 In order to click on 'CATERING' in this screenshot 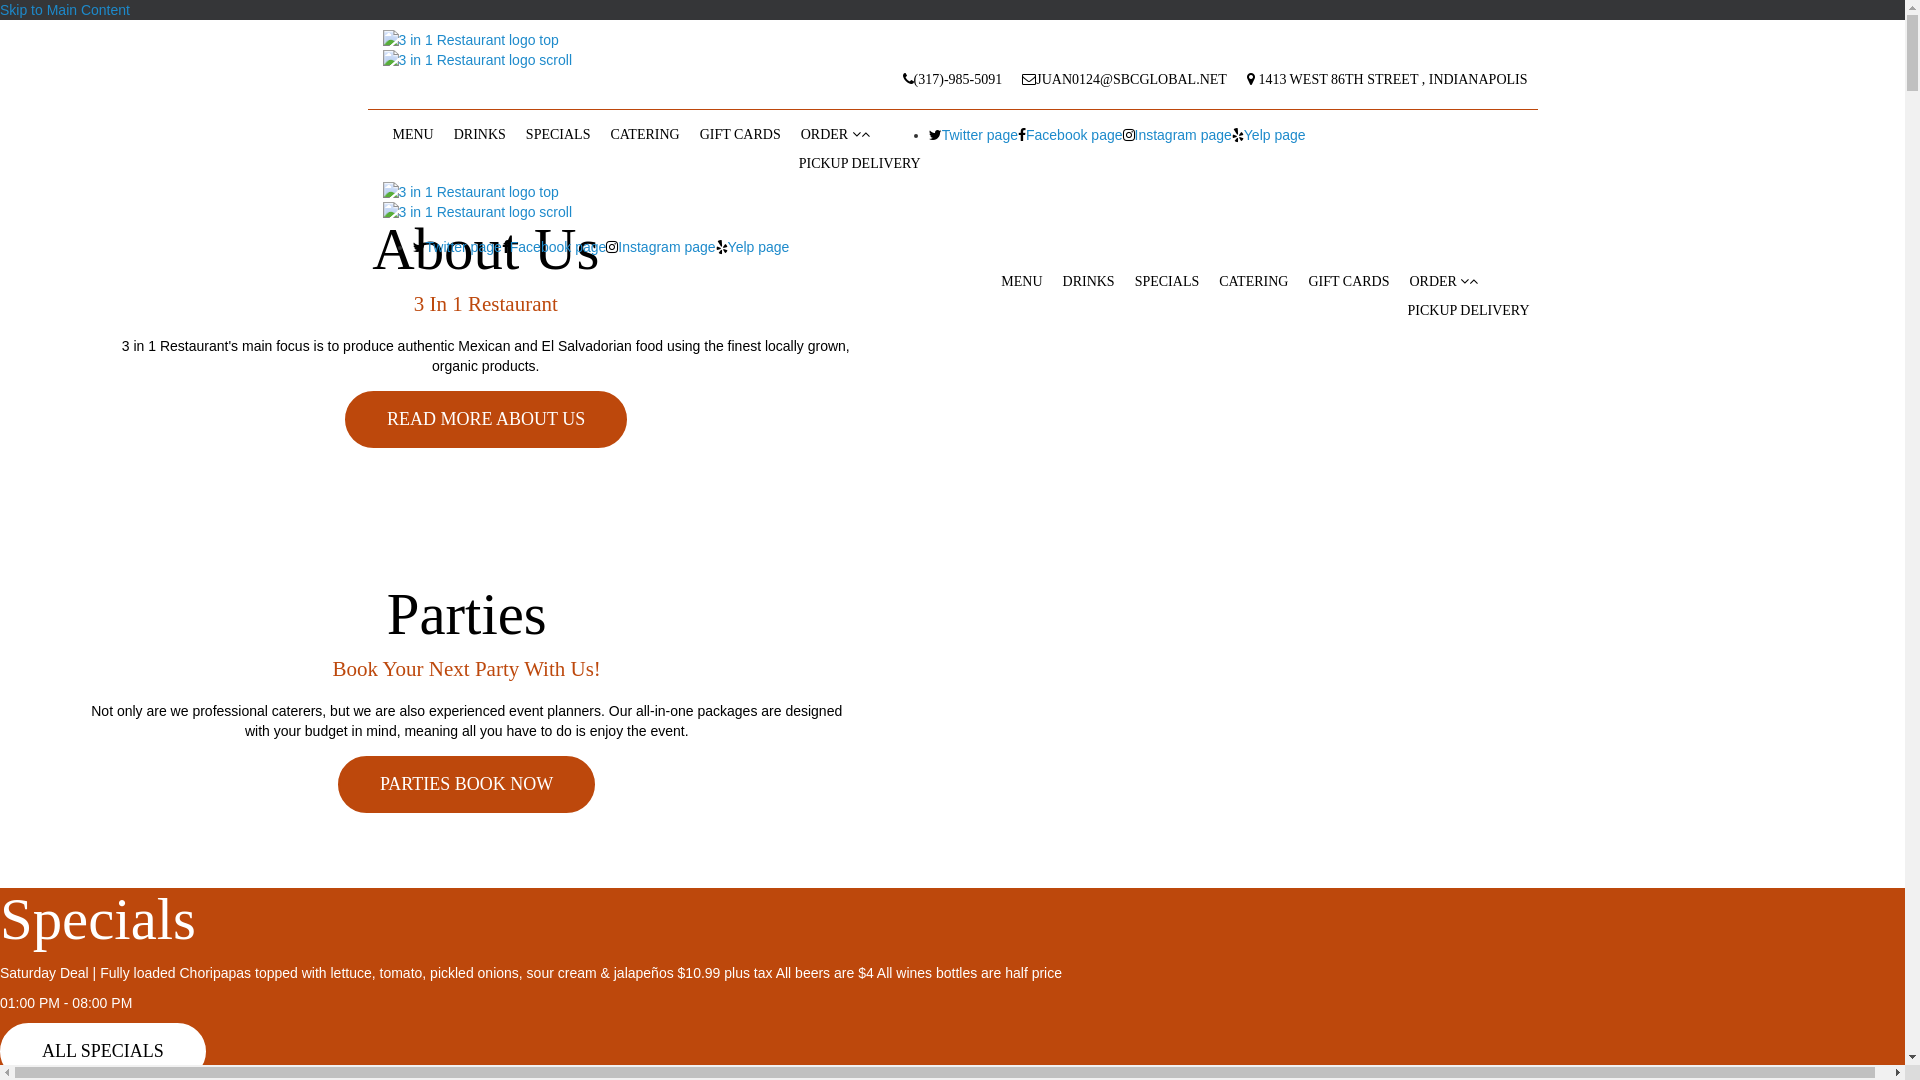, I will do `click(644, 135)`.